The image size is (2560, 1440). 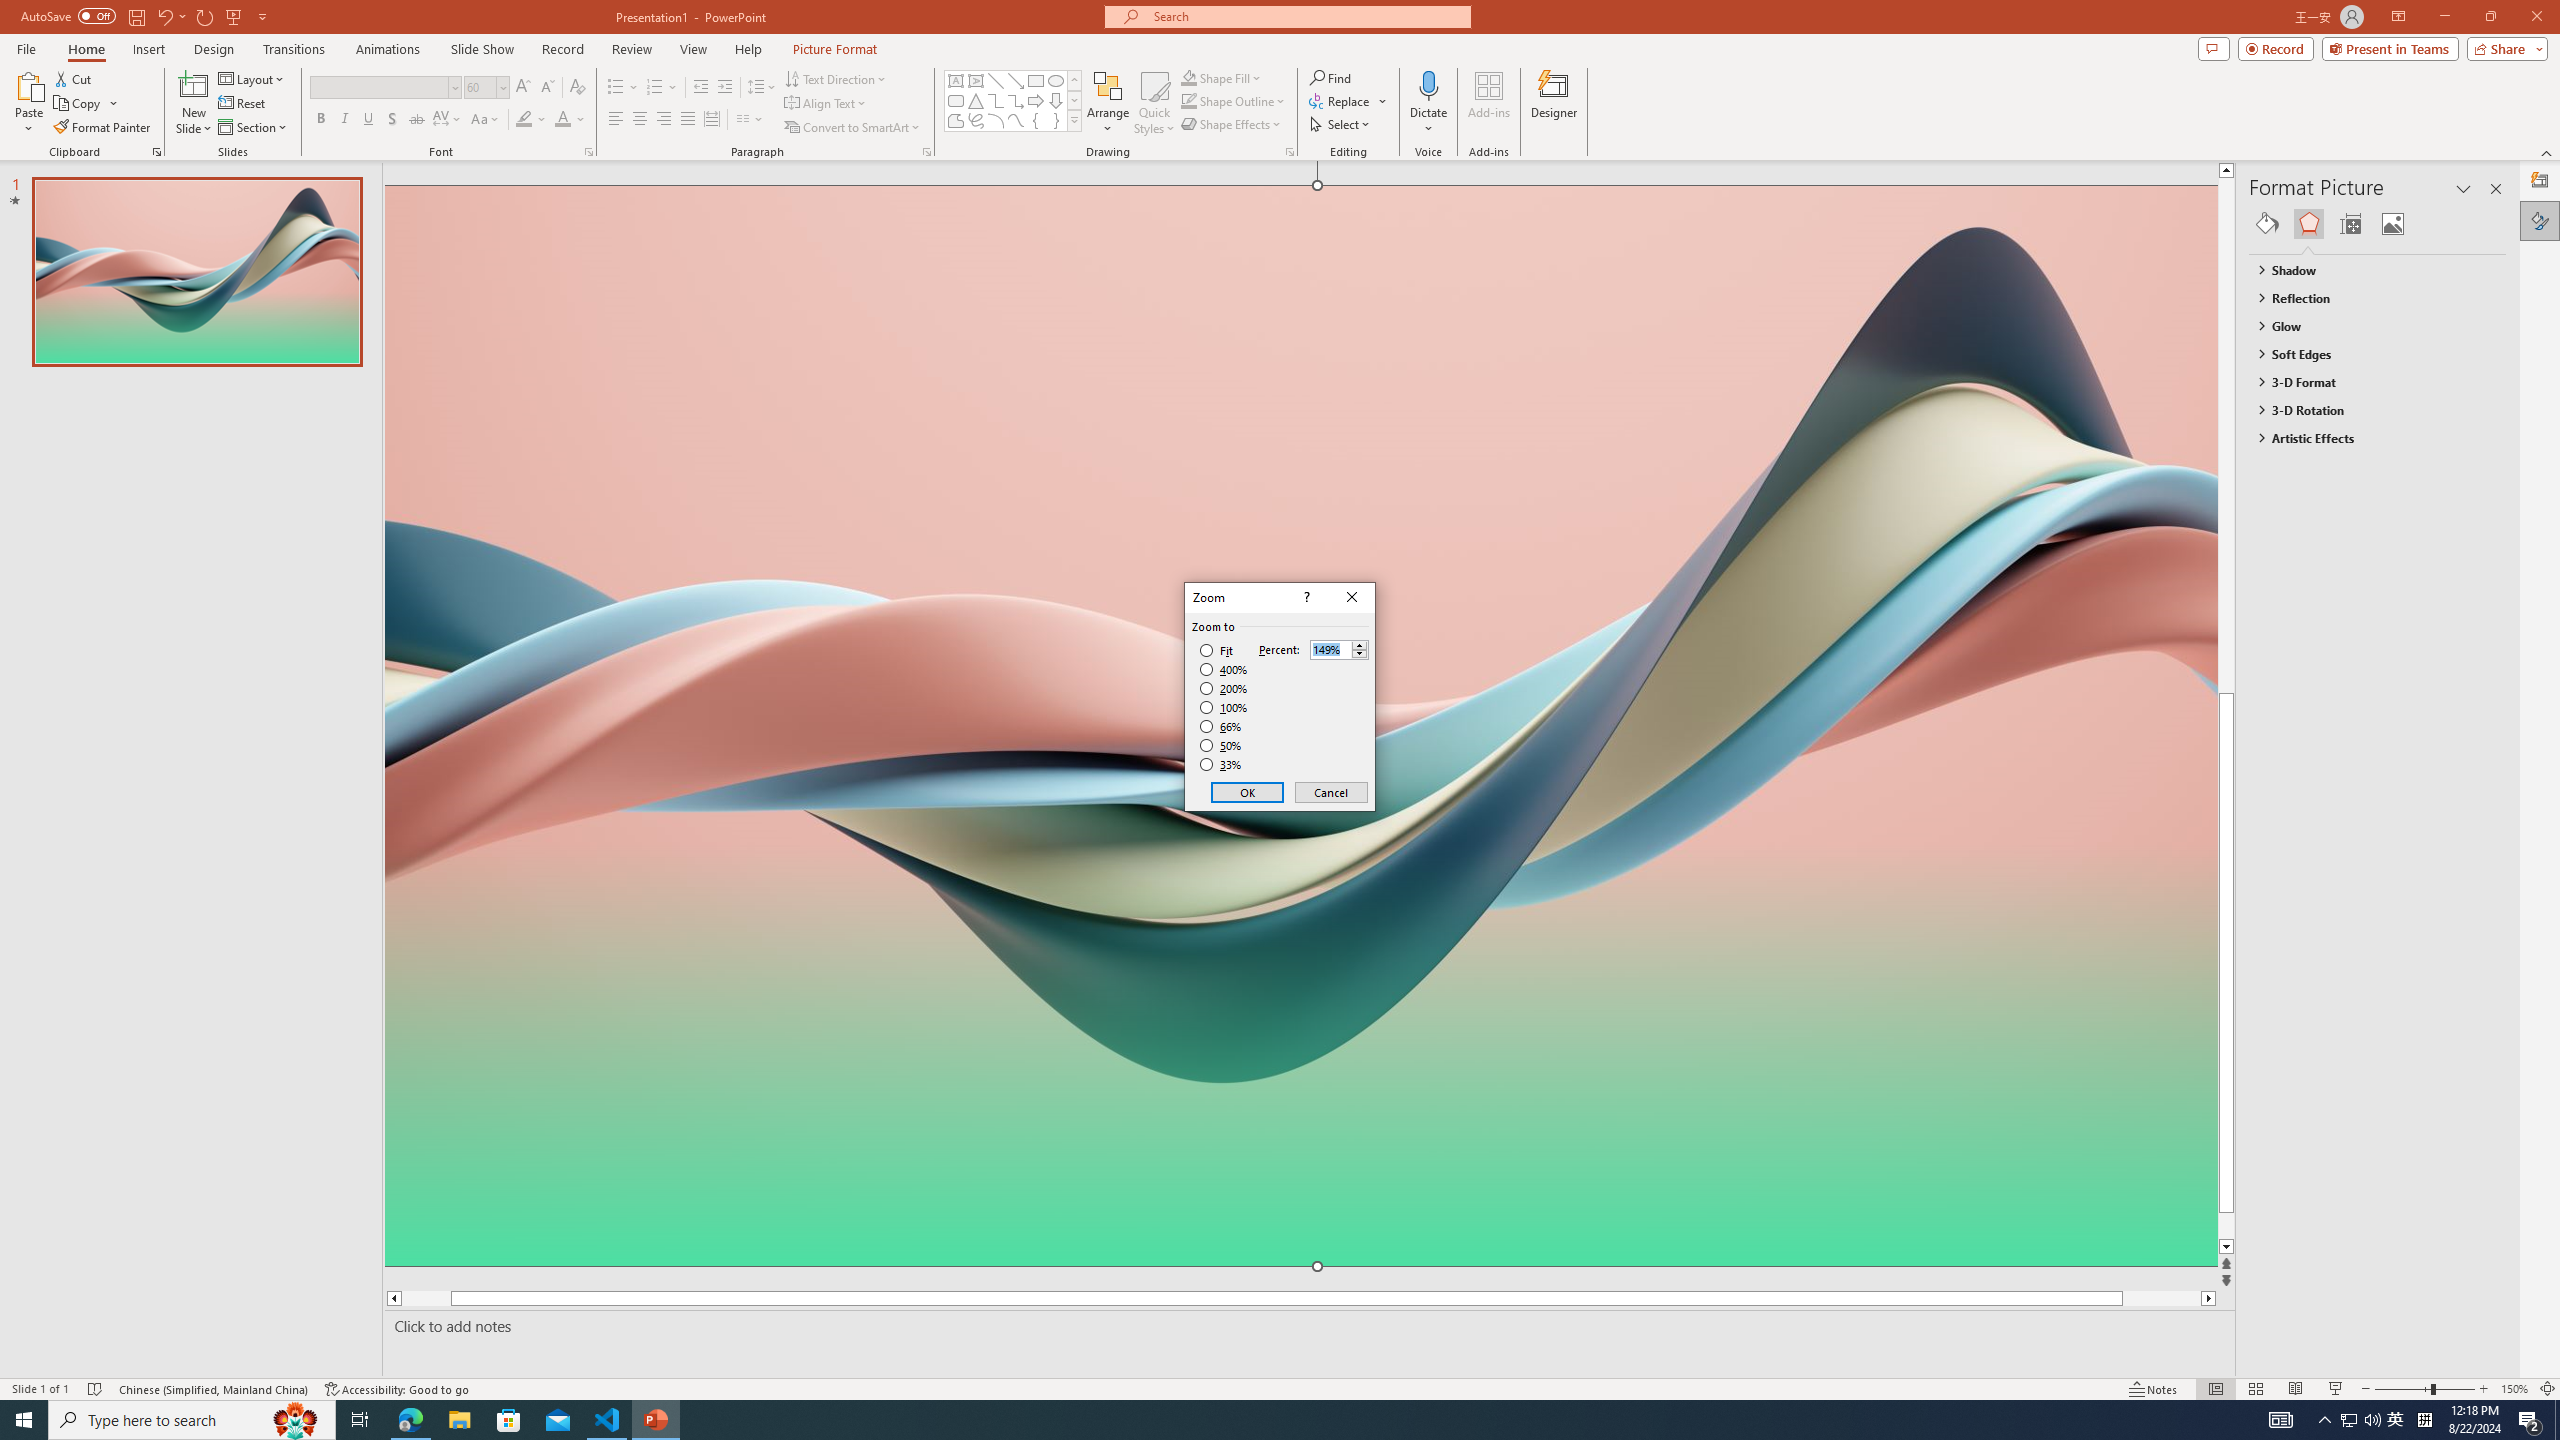 I want to click on '3-D Rotation', so click(x=2368, y=409).